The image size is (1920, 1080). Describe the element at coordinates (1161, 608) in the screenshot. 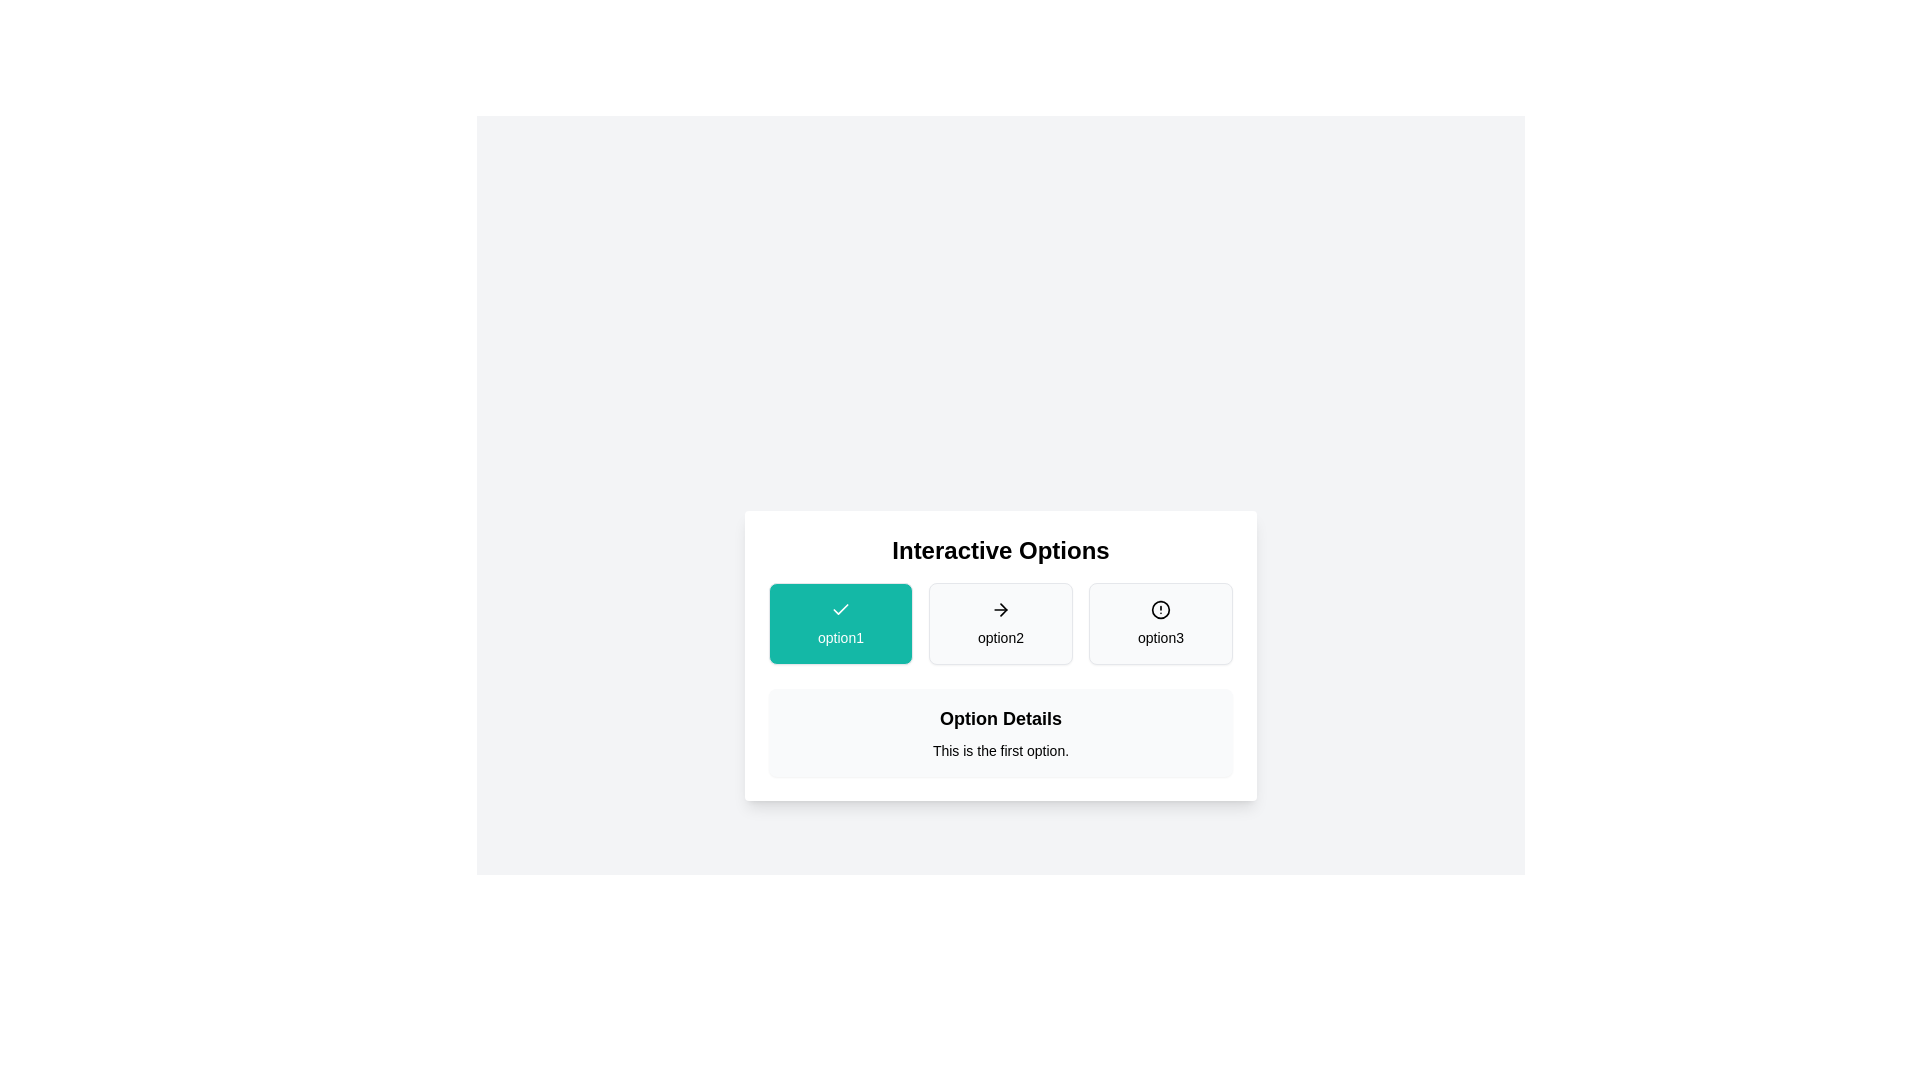

I see `the warning icon located at the center of the rectangular box labeled 'option3'` at that location.